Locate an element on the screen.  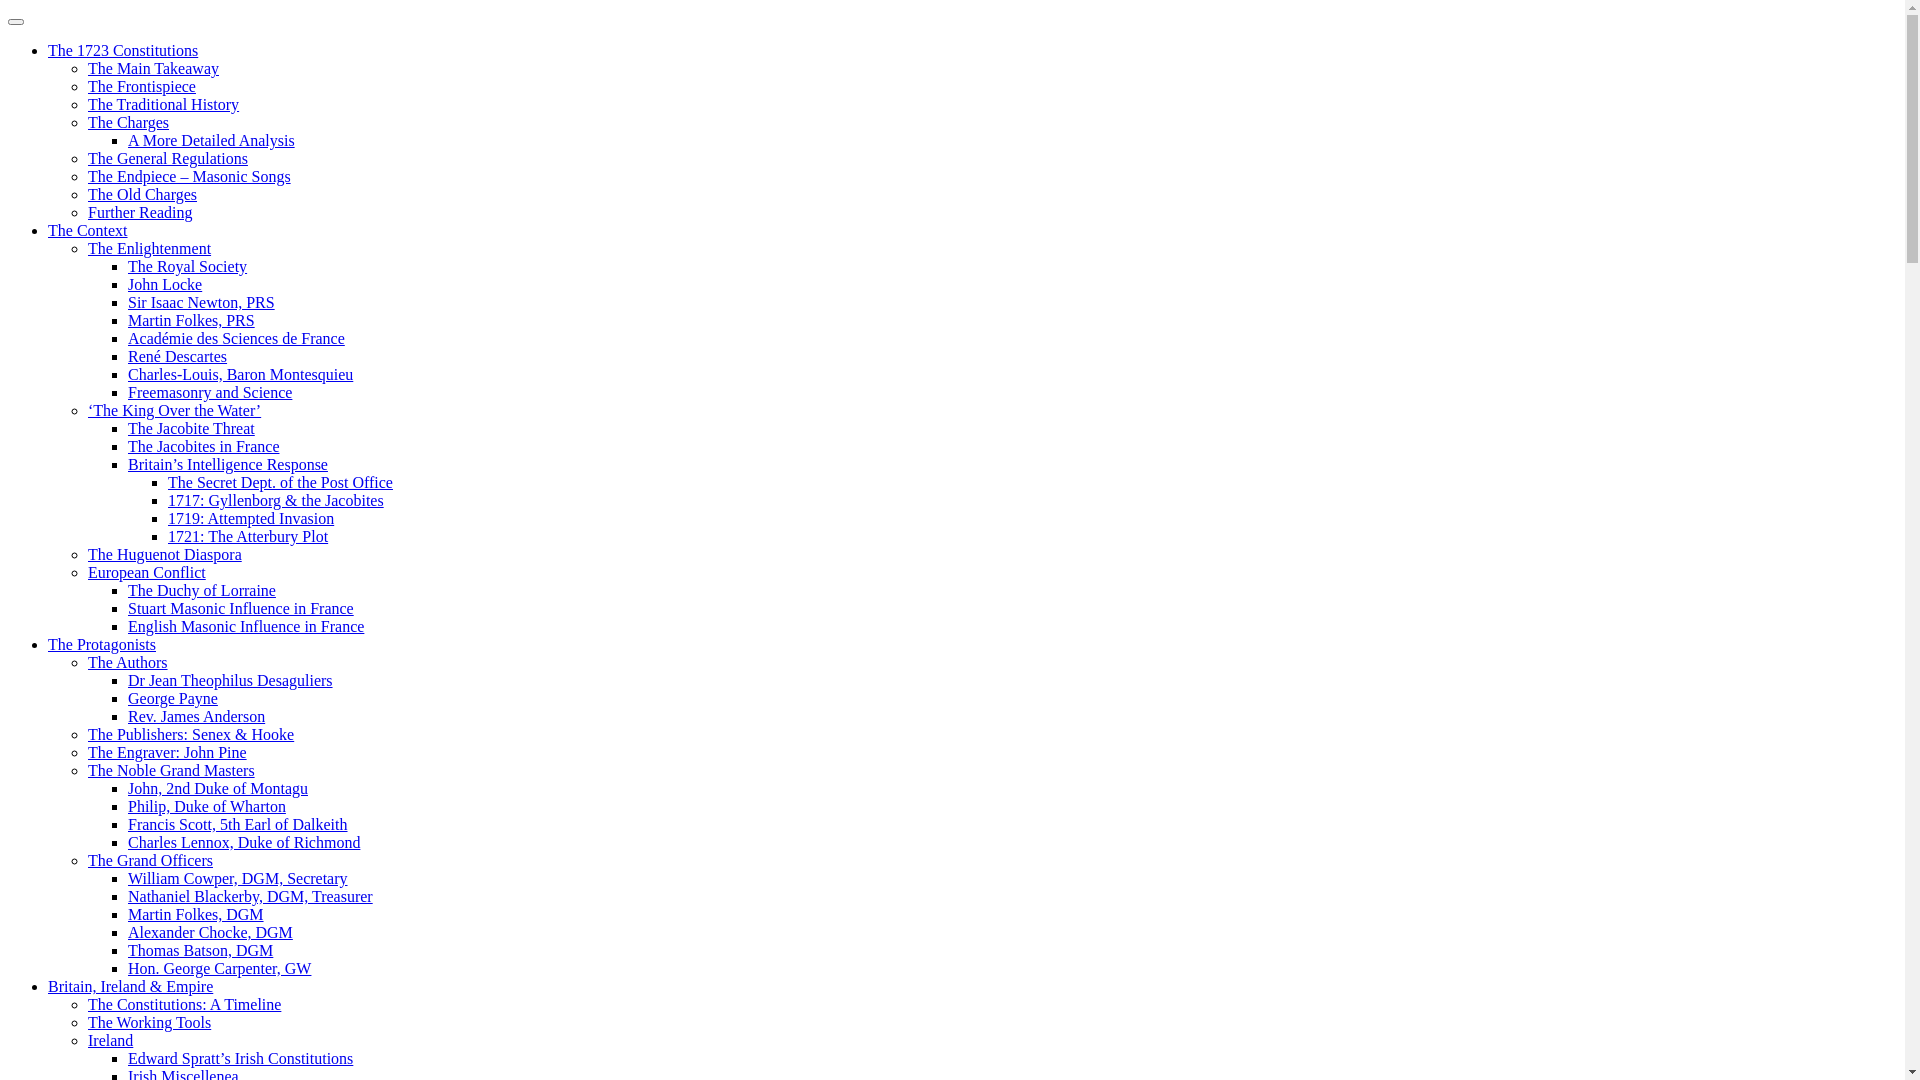
'The Noble Grand Masters' is located at coordinates (171, 769).